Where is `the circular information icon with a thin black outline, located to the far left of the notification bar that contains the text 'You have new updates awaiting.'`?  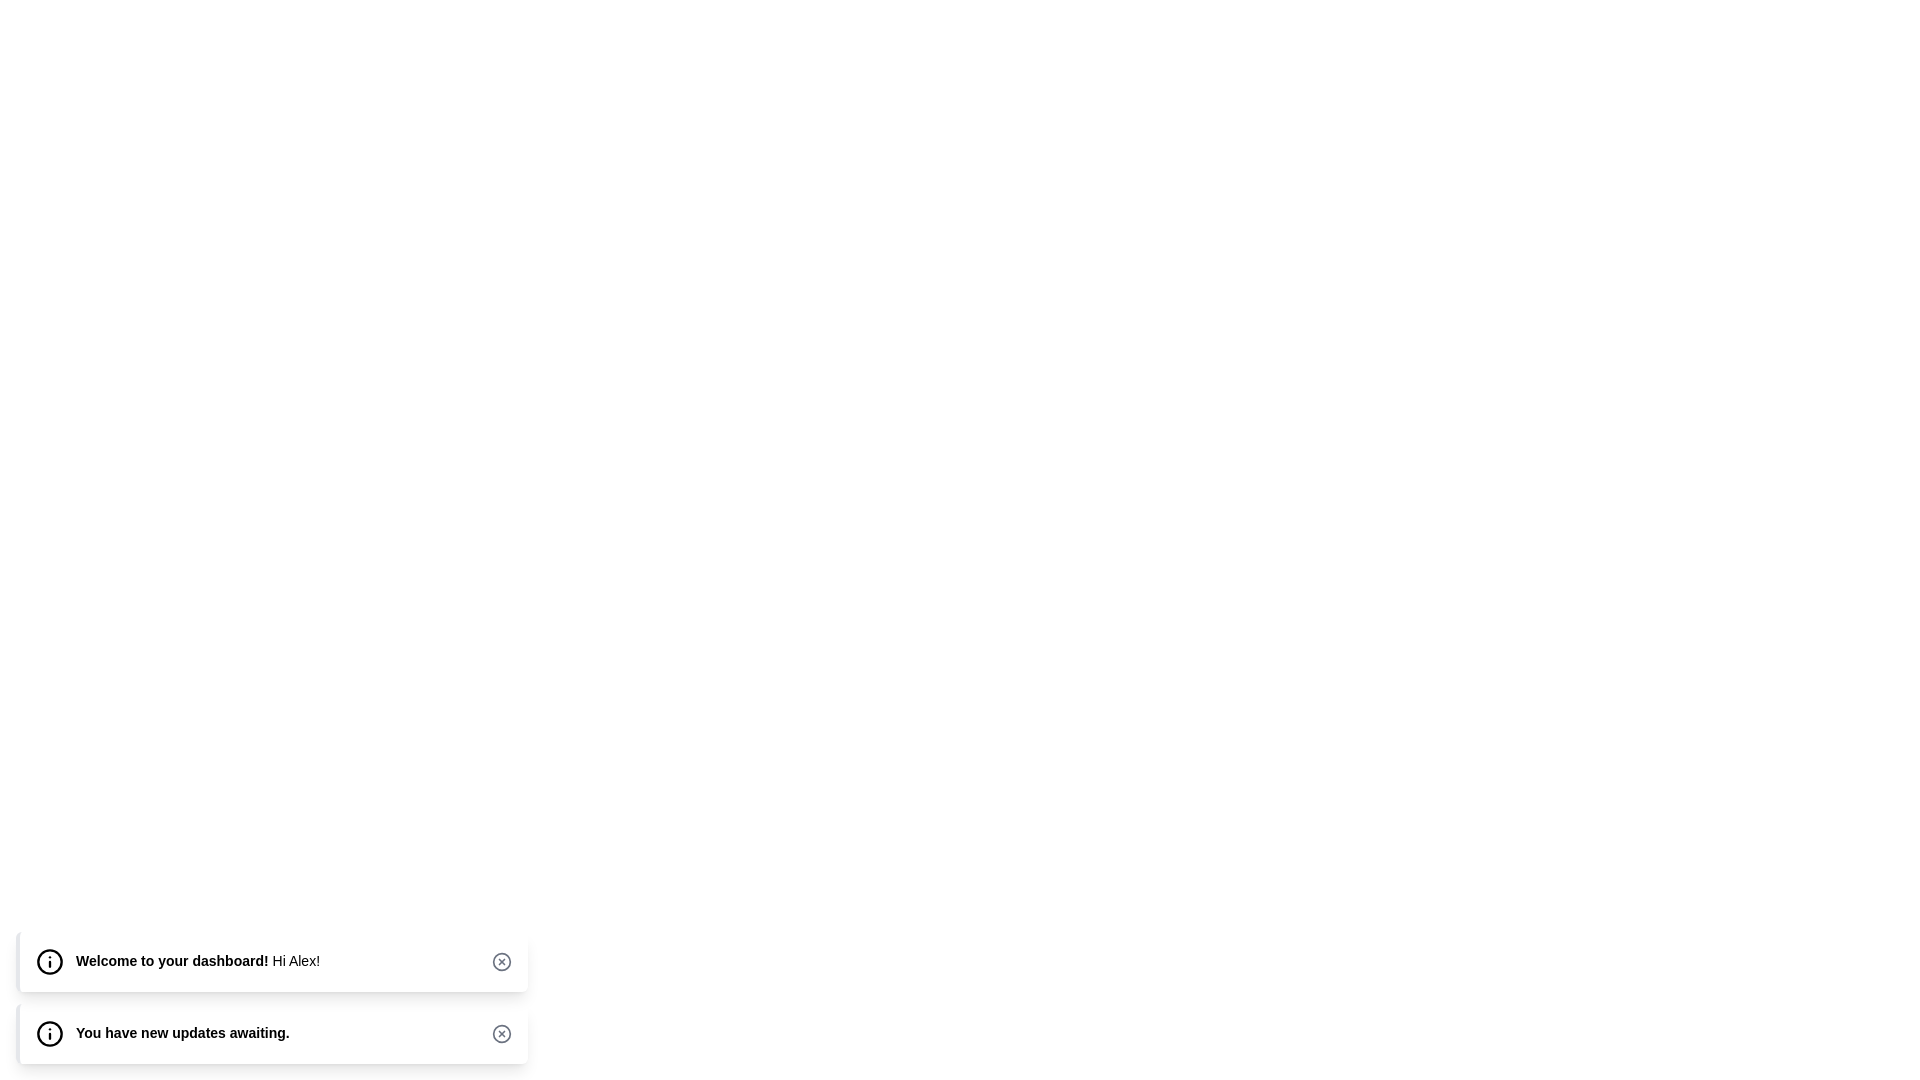
the circular information icon with a thin black outline, located to the far left of the notification bar that contains the text 'You have new updates awaiting.' is located at coordinates (49, 1033).